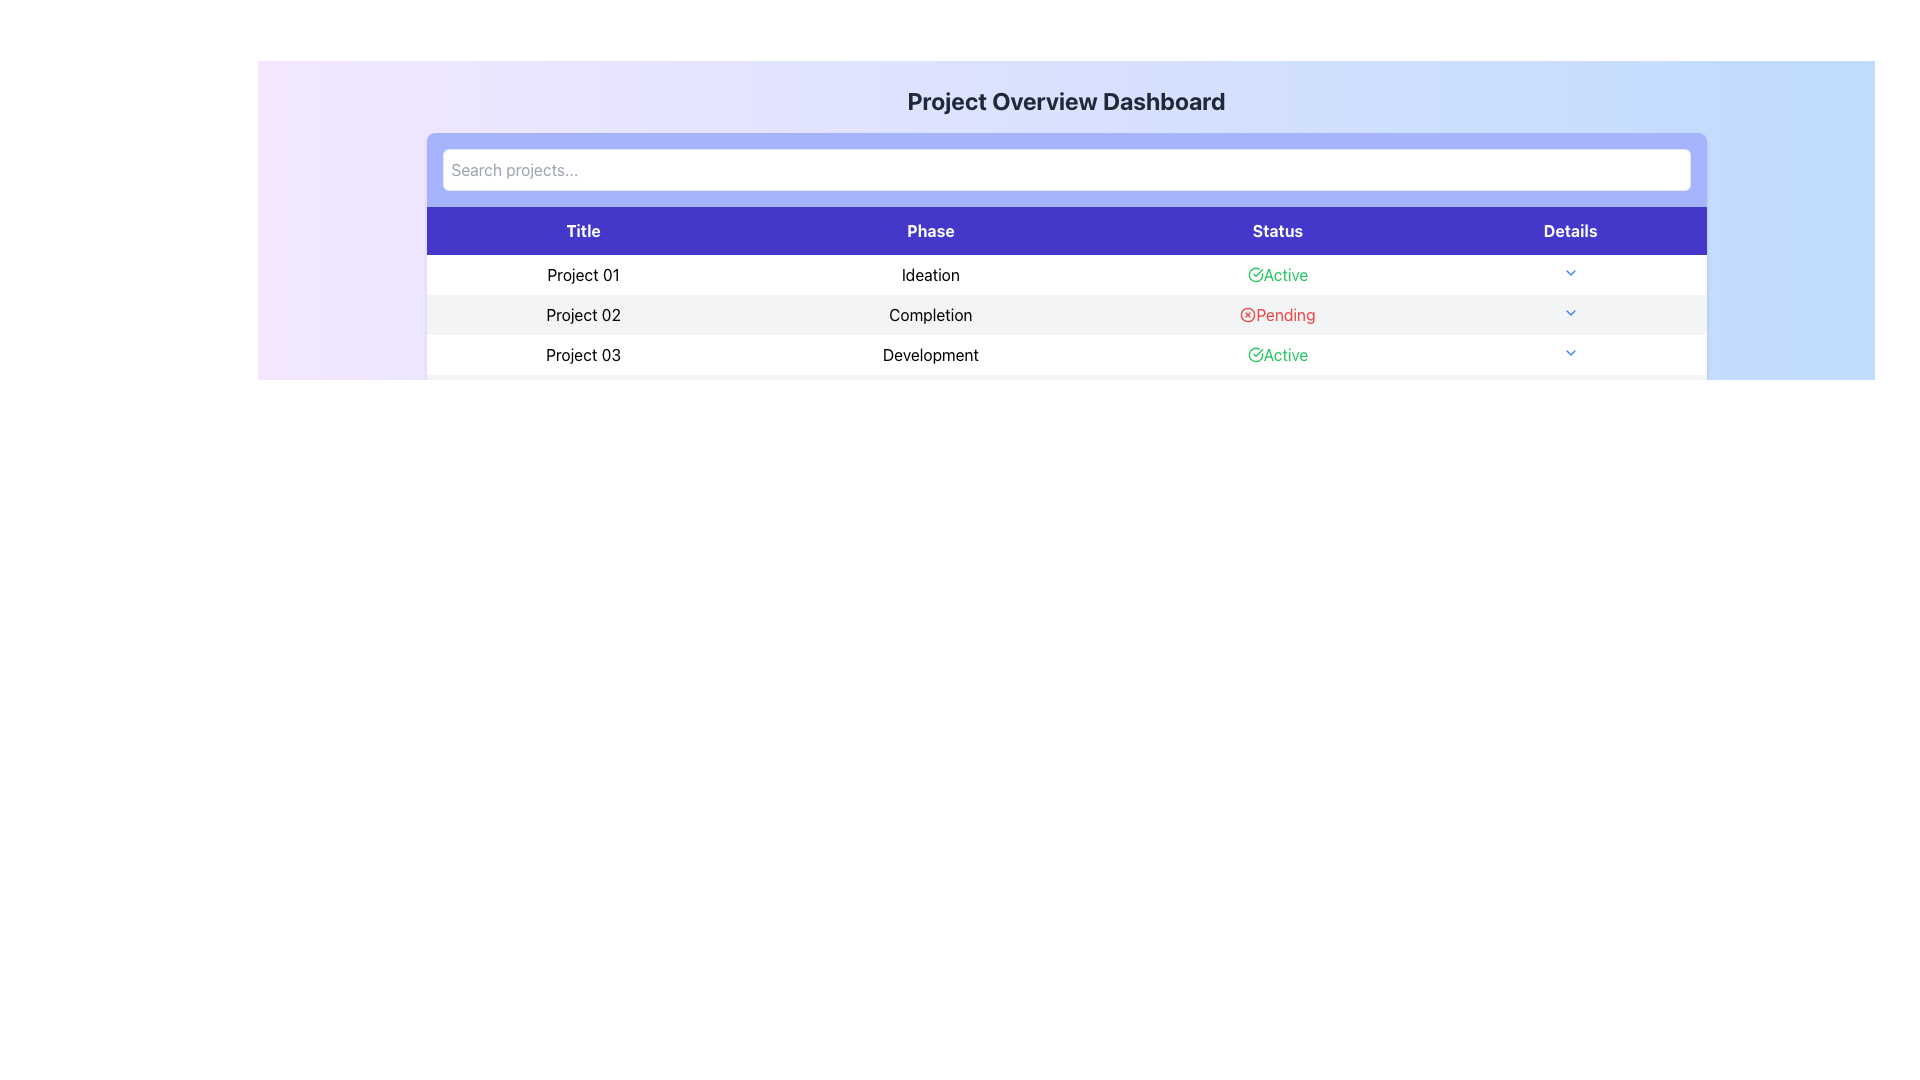 The width and height of the screenshot is (1920, 1080). What do you see at coordinates (1247, 315) in the screenshot?
I see `the circular icon with a red cross inside, located in the 'Status' column of the second row corresponding to the 'Completion' phase in the project dashboard table` at bounding box center [1247, 315].